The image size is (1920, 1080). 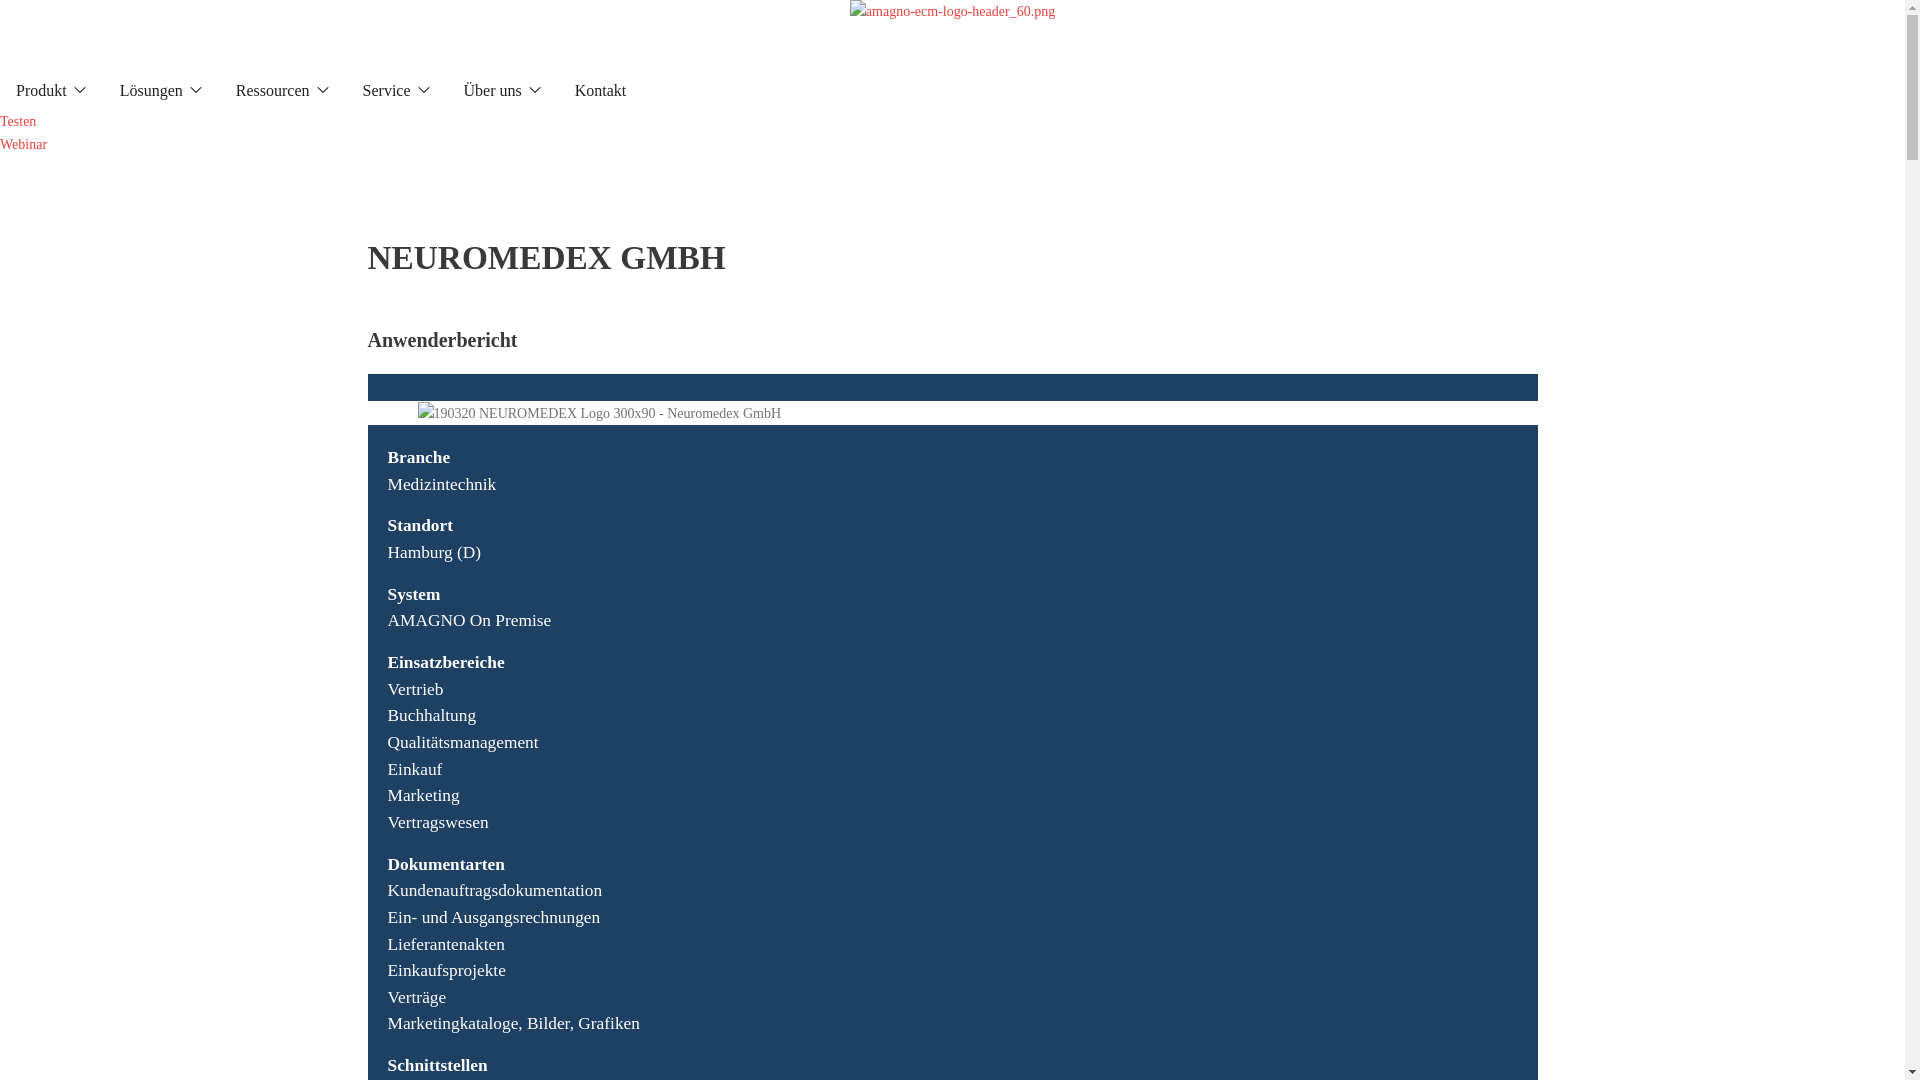 I want to click on 'Testen', so click(x=18, y=121).